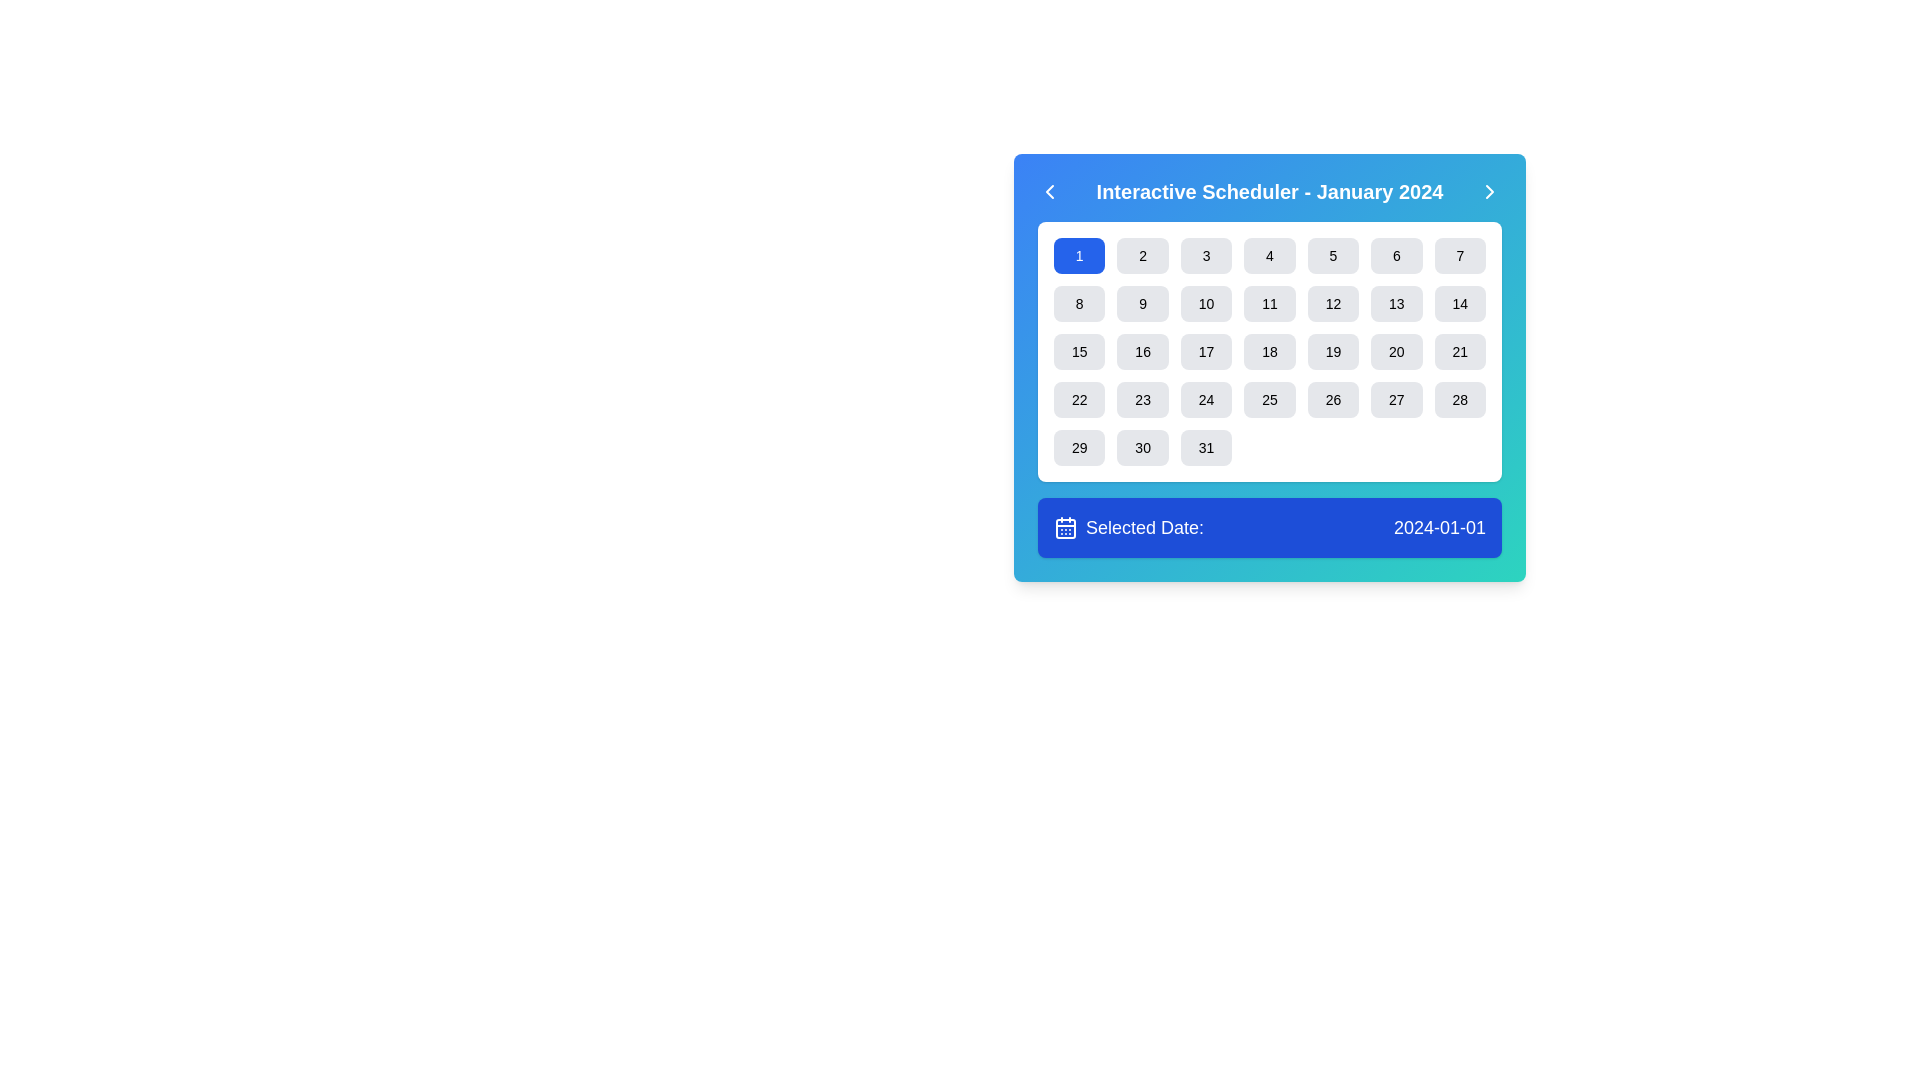 This screenshot has width=1920, height=1080. What do you see at coordinates (1489, 192) in the screenshot?
I see `the right-pointing chevron icon button located at the top-right corner of the header labeled 'Interactive Scheduler - January 2024'` at bounding box center [1489, 192].